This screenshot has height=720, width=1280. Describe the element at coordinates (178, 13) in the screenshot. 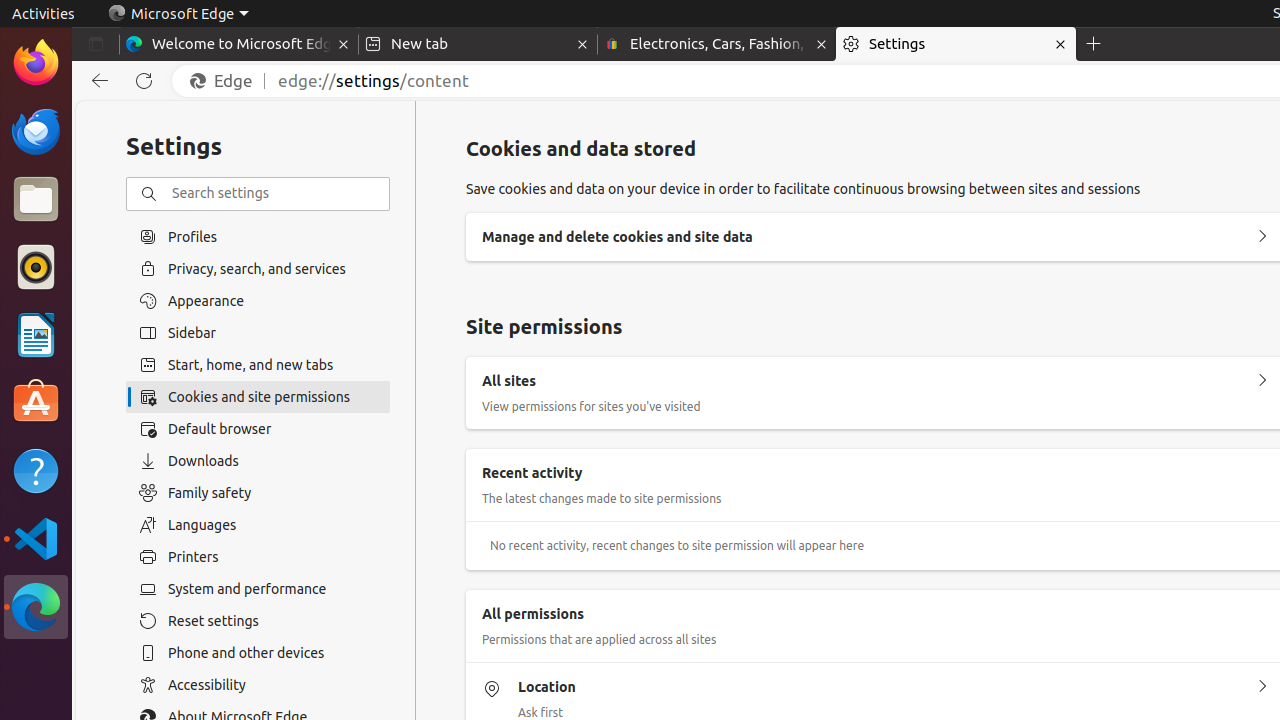

I see `'Microsoft Edge'` at that location.